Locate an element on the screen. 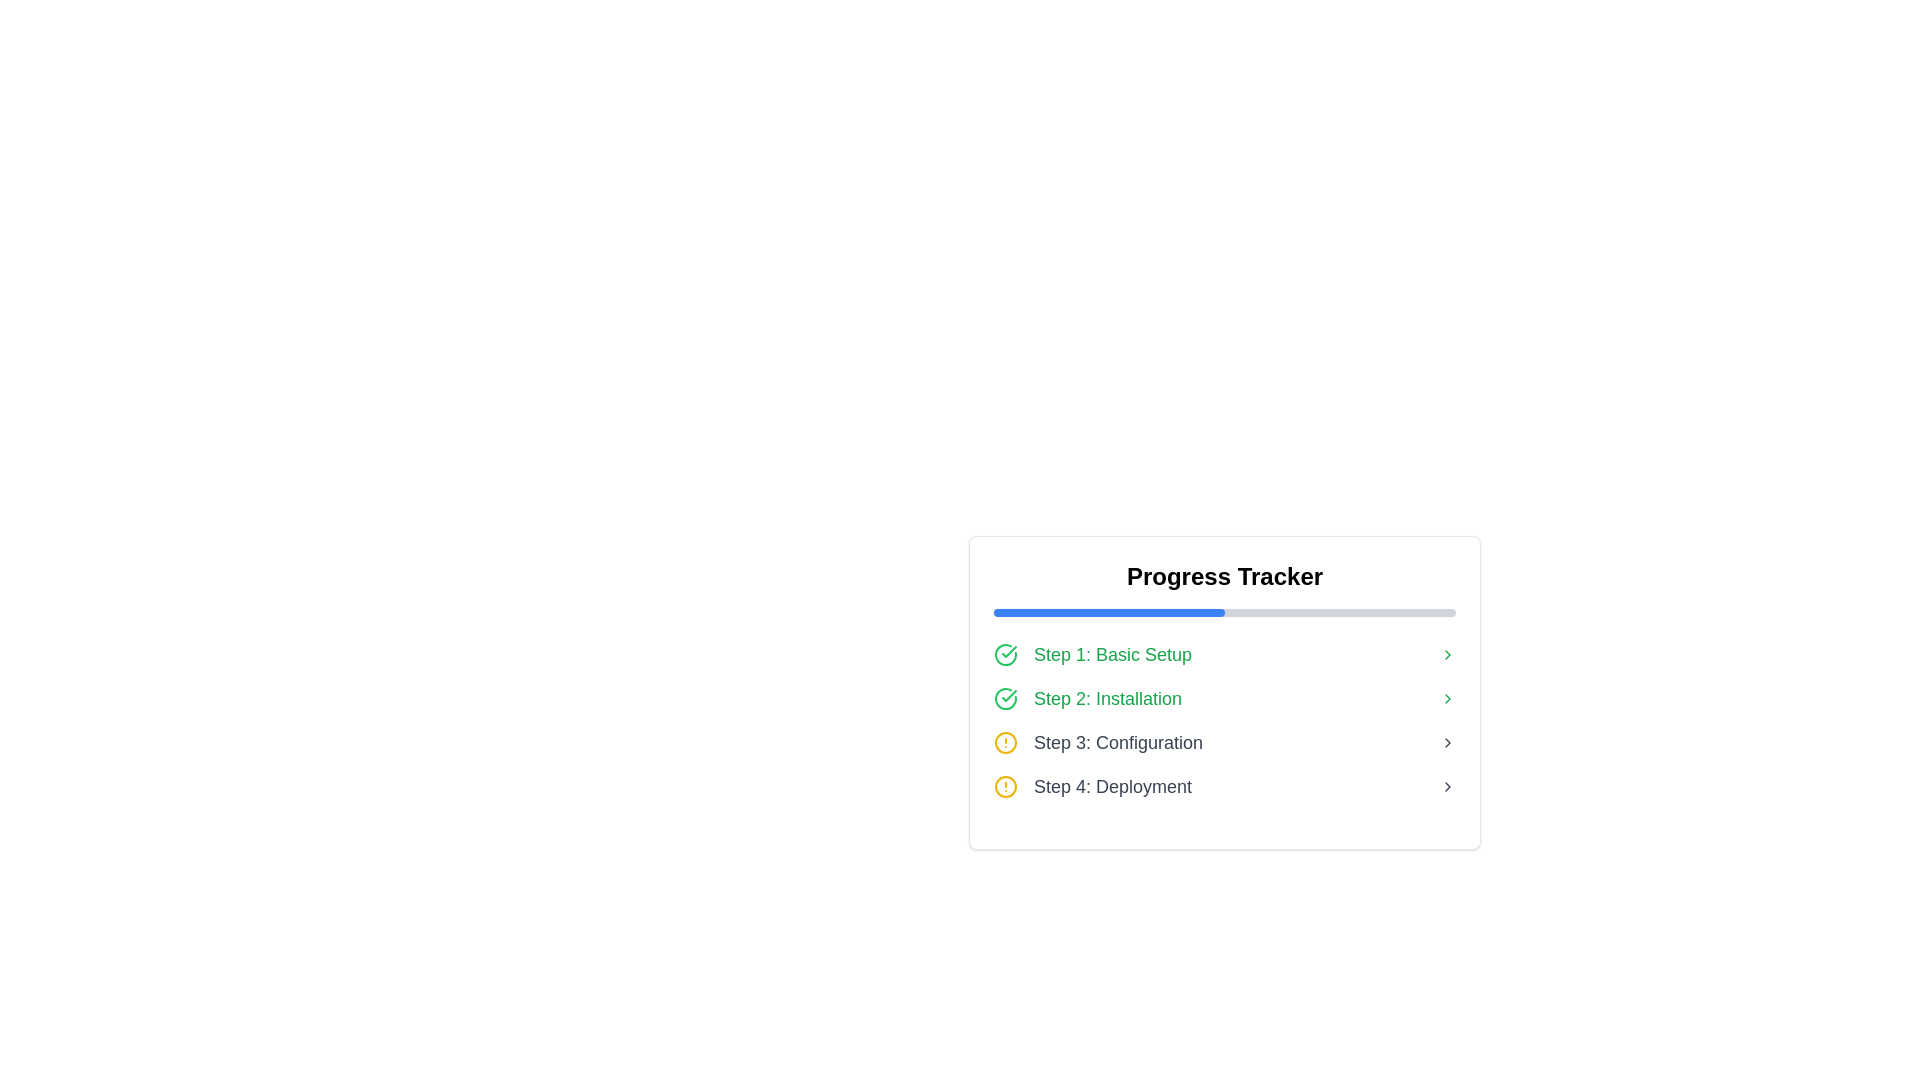 This screenshot has width=1920, height=1080. the chevron icon aligned with 'Step 3: Configuration' in the progress tracker is located at coordinates (1448, 743).